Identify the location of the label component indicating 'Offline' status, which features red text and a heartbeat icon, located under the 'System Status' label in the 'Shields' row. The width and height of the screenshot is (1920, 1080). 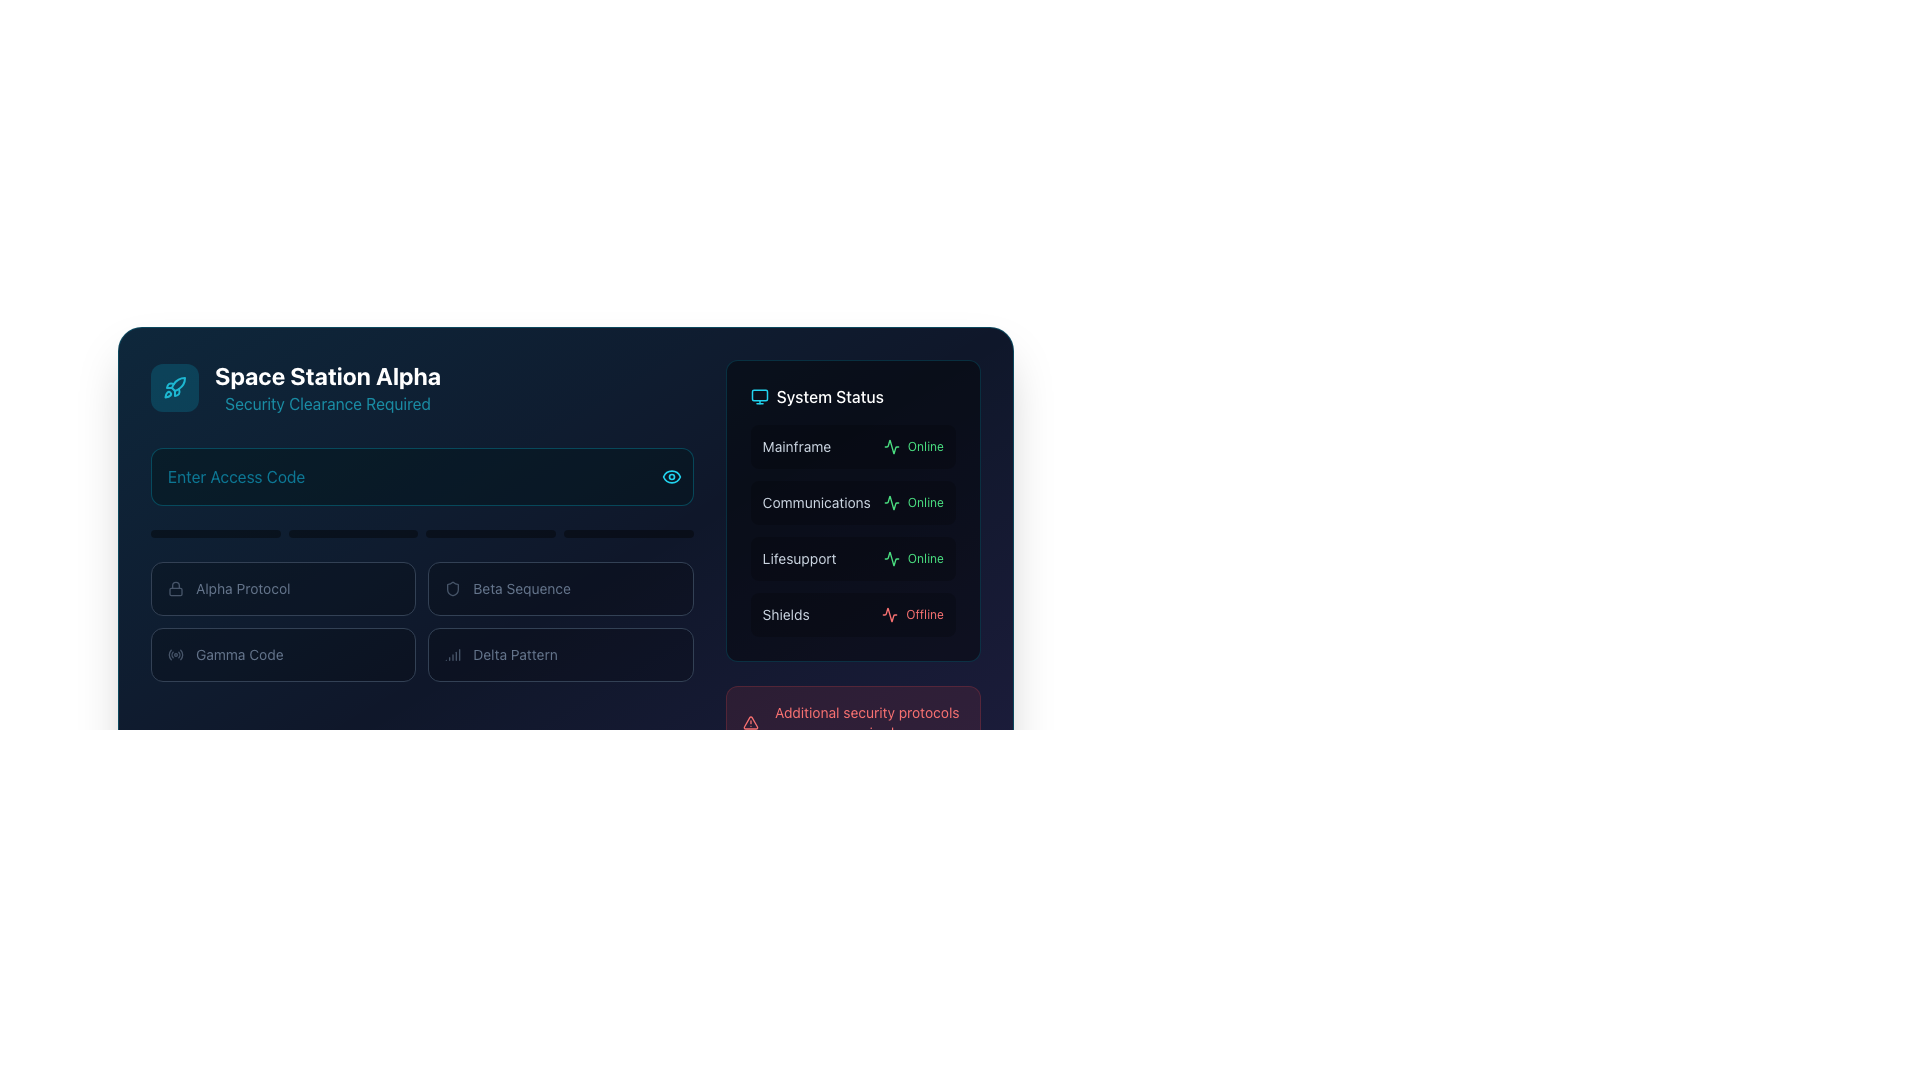
(912, 613).